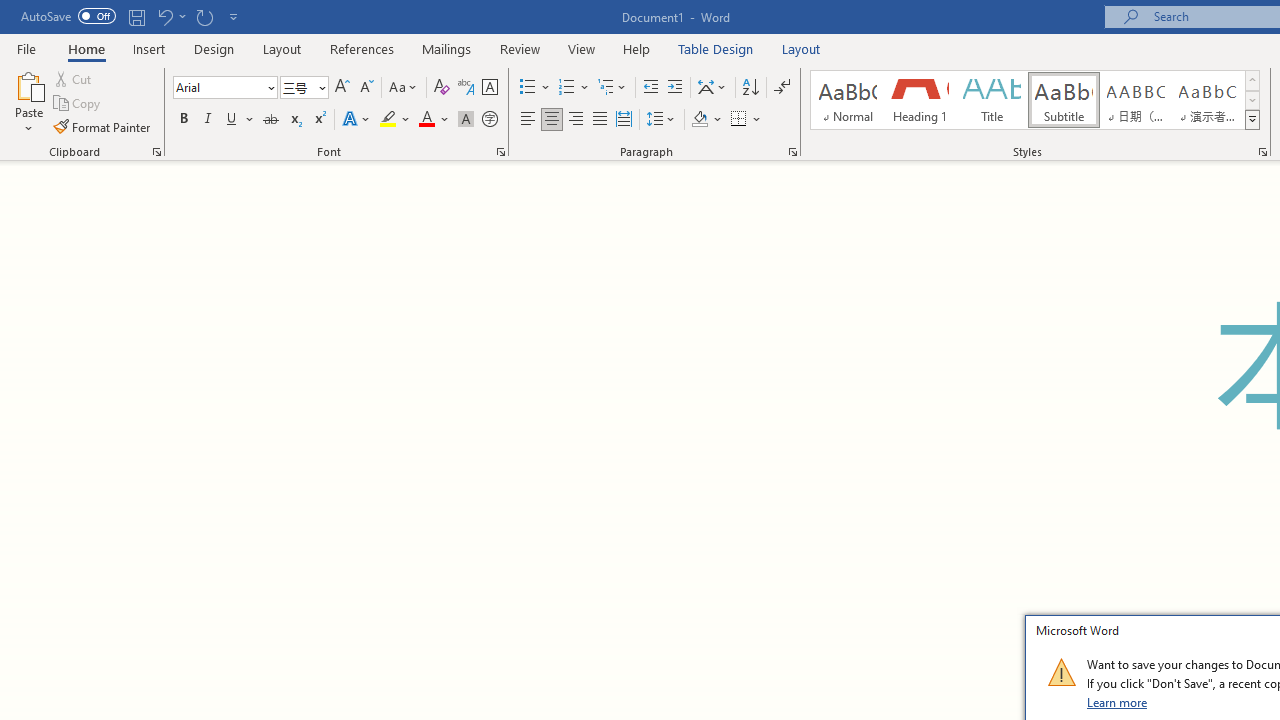 Image resolution: width=1280 pixels, height=720 pixels. What do you see at coordinates (612, 86) in the screenshot?
I see `'Multilevel List'` at bounding box center [612, 86].